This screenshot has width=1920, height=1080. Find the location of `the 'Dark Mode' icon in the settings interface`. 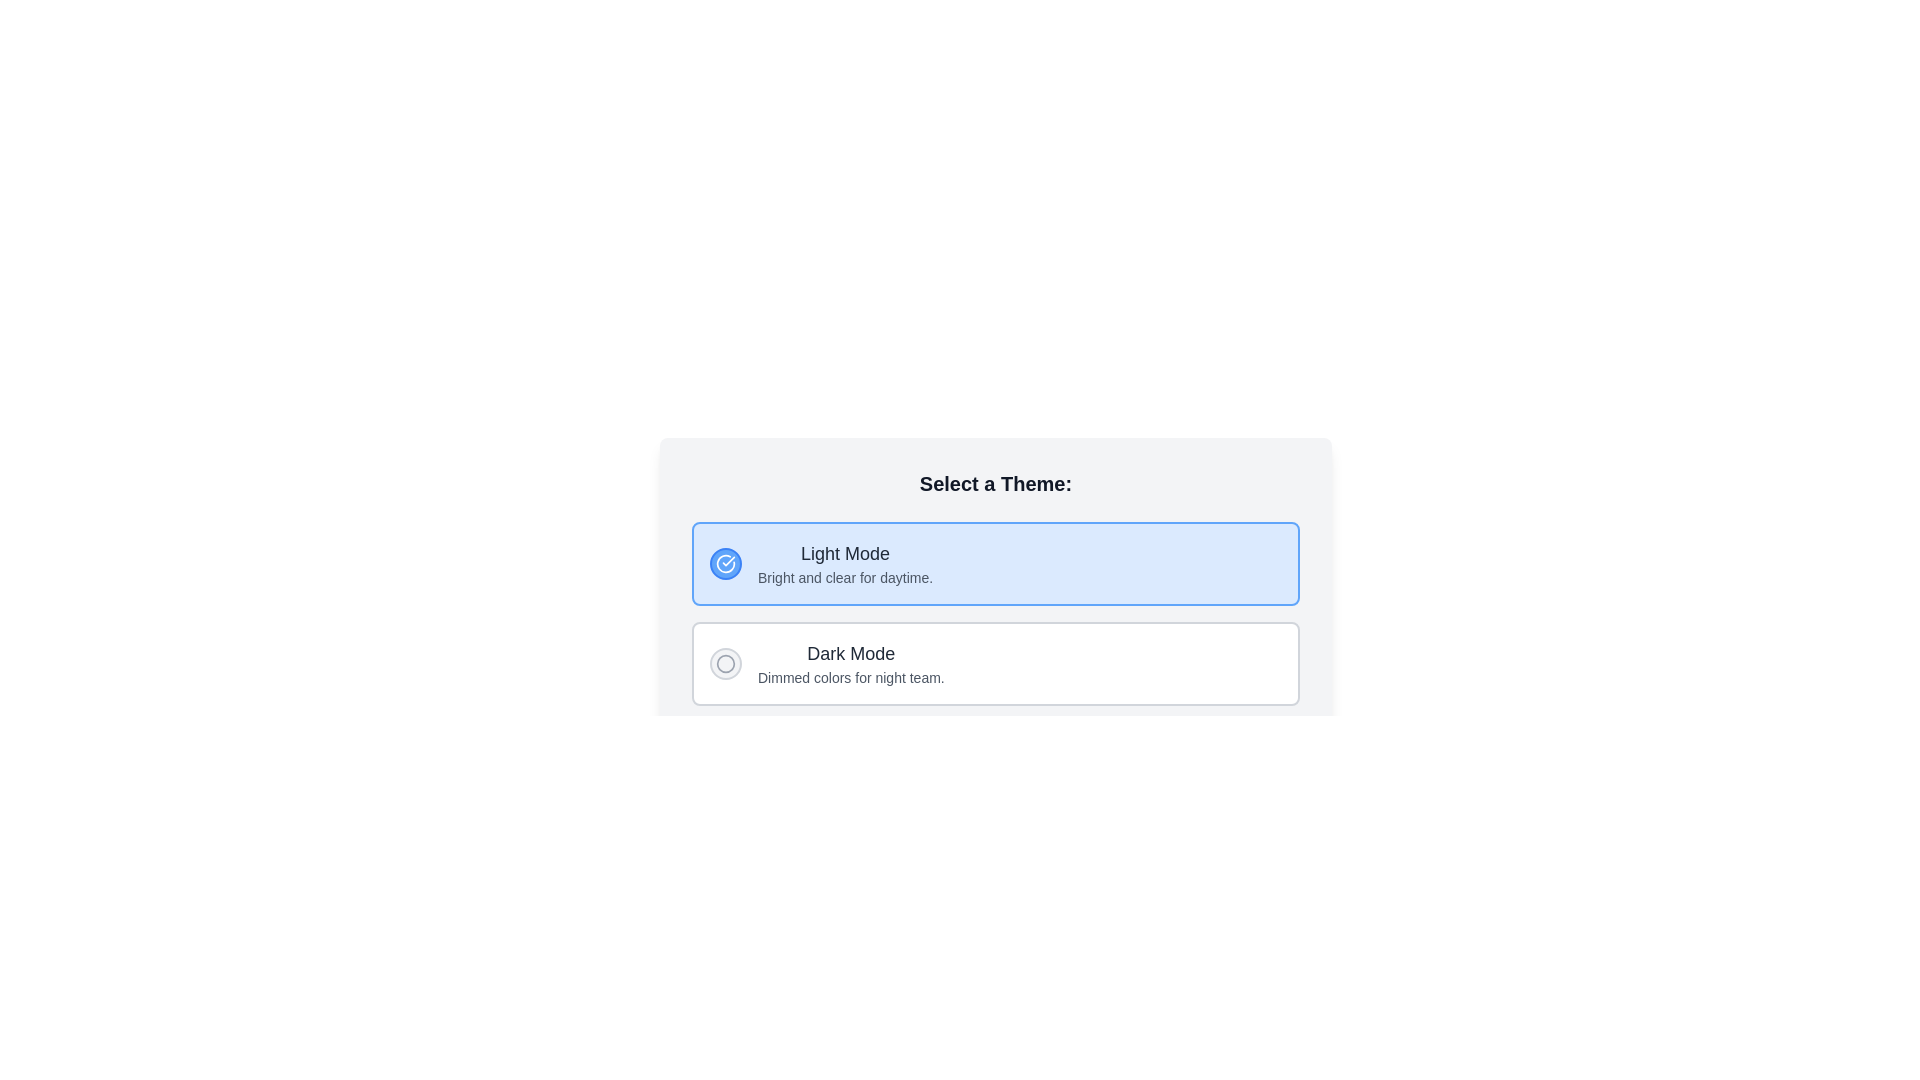

the 'Dark Mode' icon in the settings interface is located at coordinates (724, 663).